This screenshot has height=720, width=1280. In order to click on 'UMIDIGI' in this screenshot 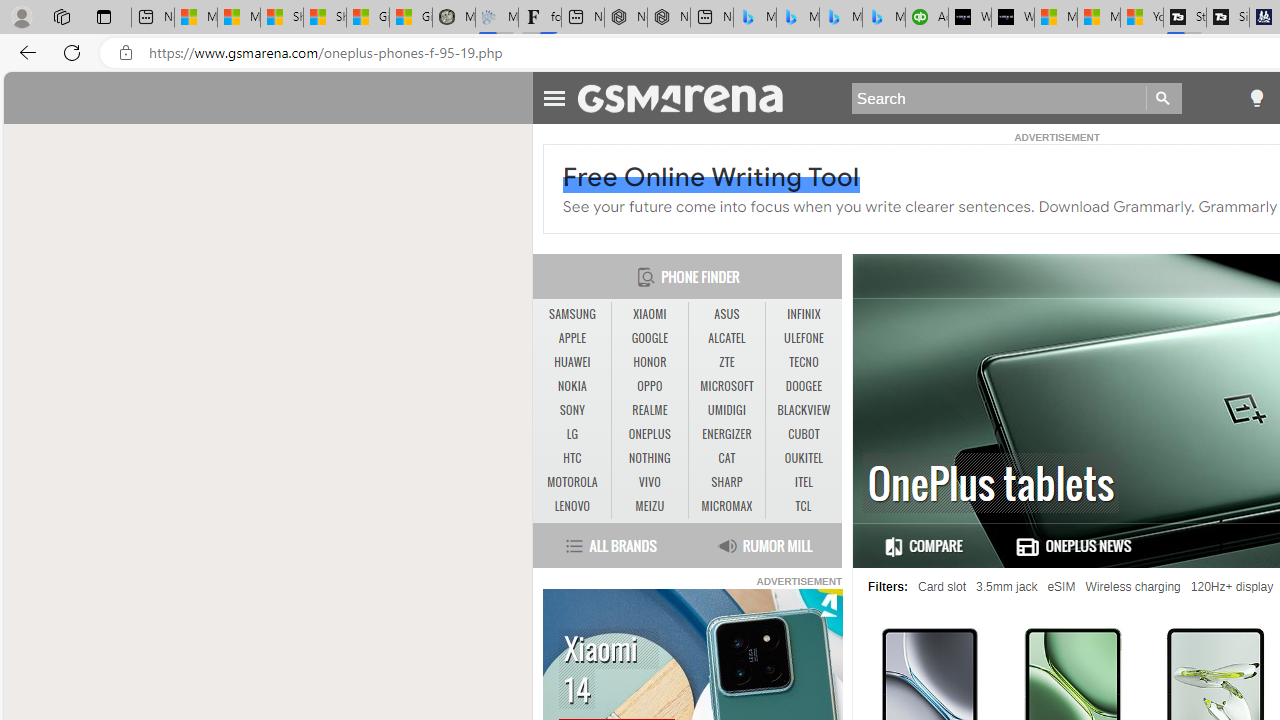, I will do `click(726, 410)`.